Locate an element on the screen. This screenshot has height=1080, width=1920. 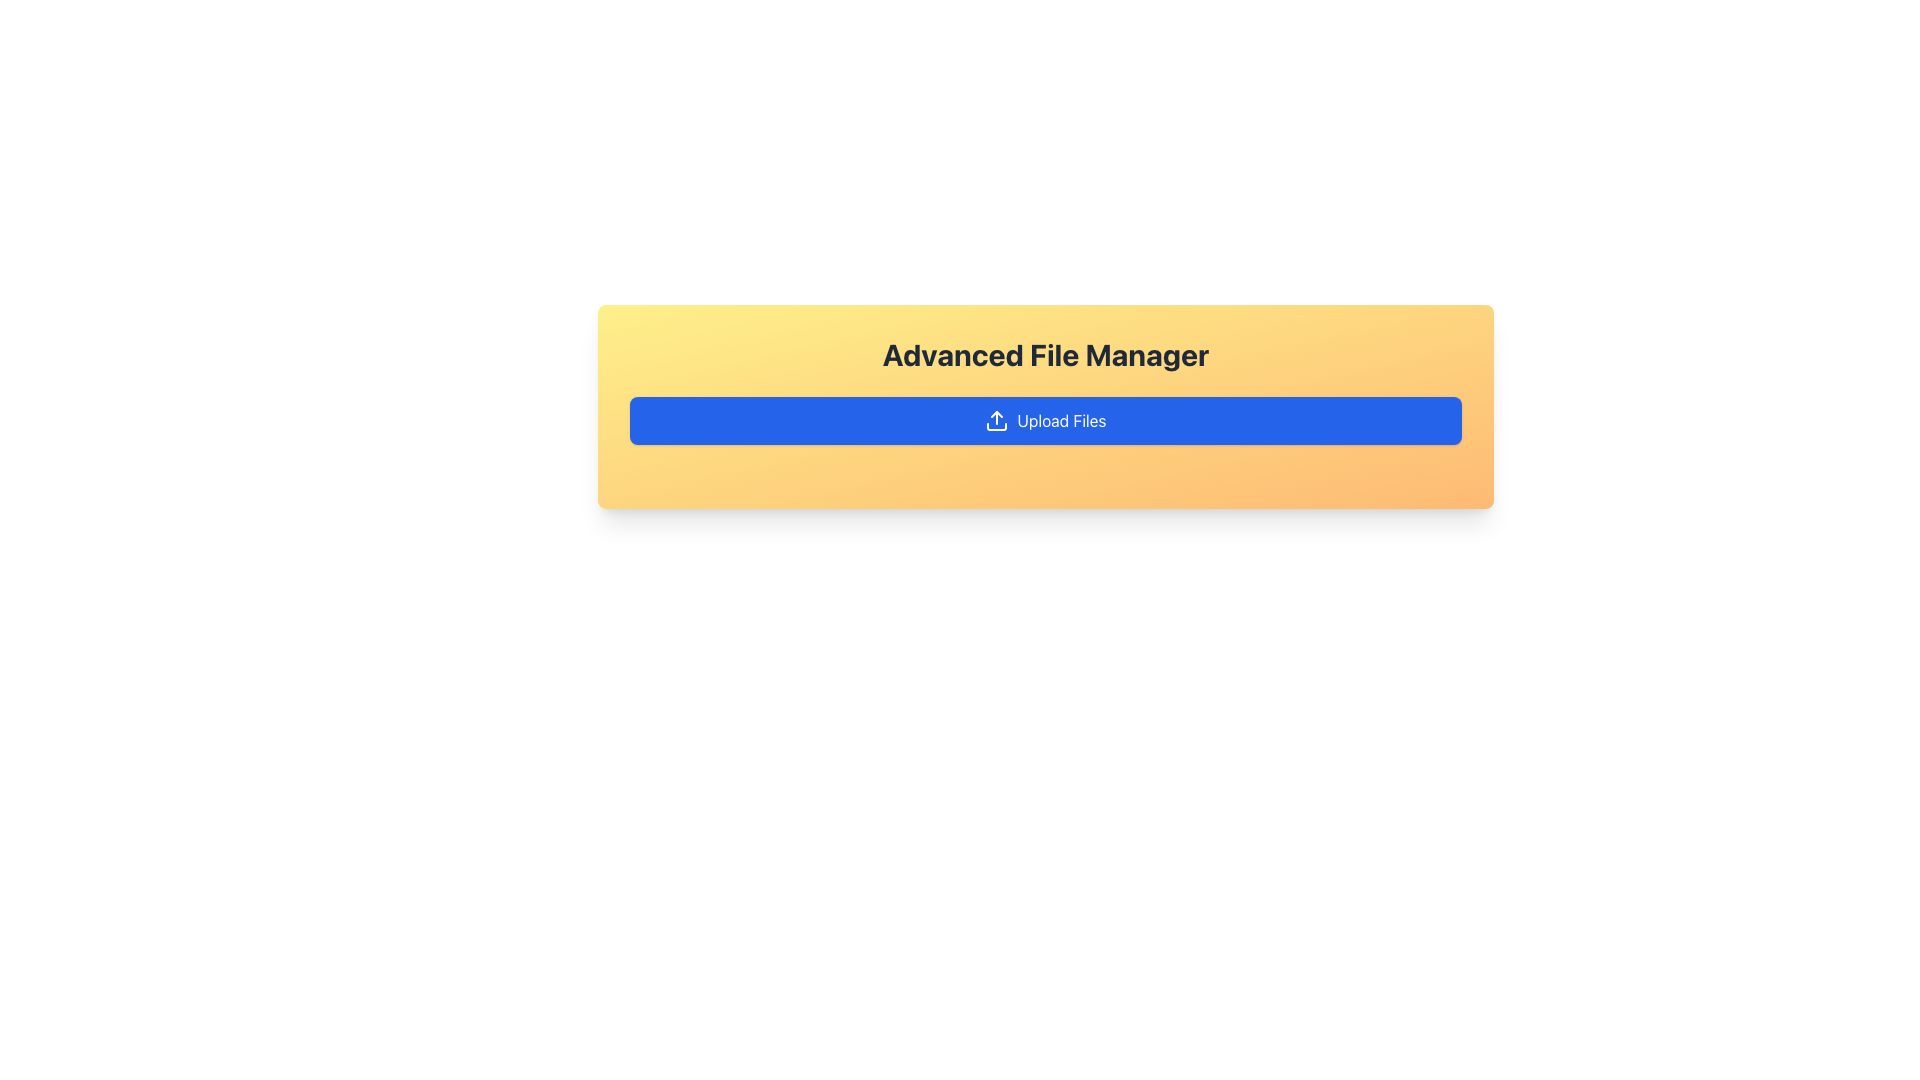
the rectangular button with a blue background, rounded corners, and the text 'Upload Files' is located at coordinates (1045, 419).